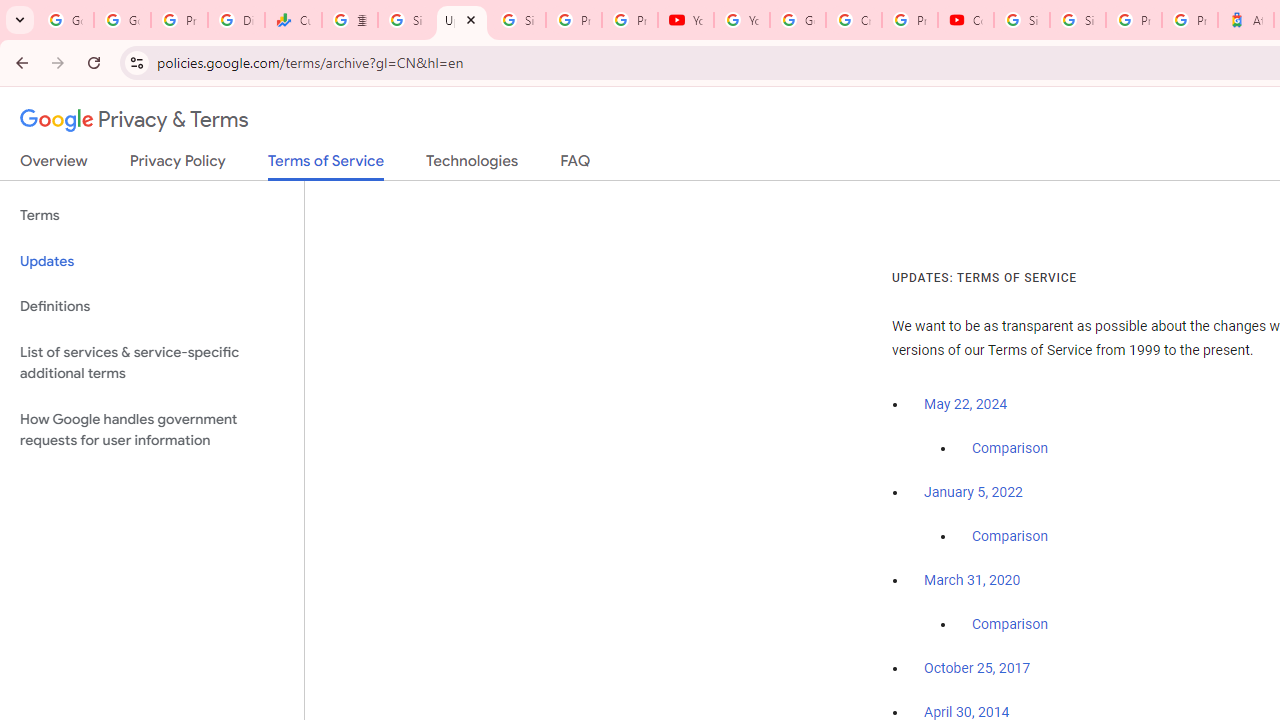  Describe the element at coordinates (966, 20) in the screenshot. I see `'Content Creator Programs & Opportunities - YouTube Creators'` at that location.